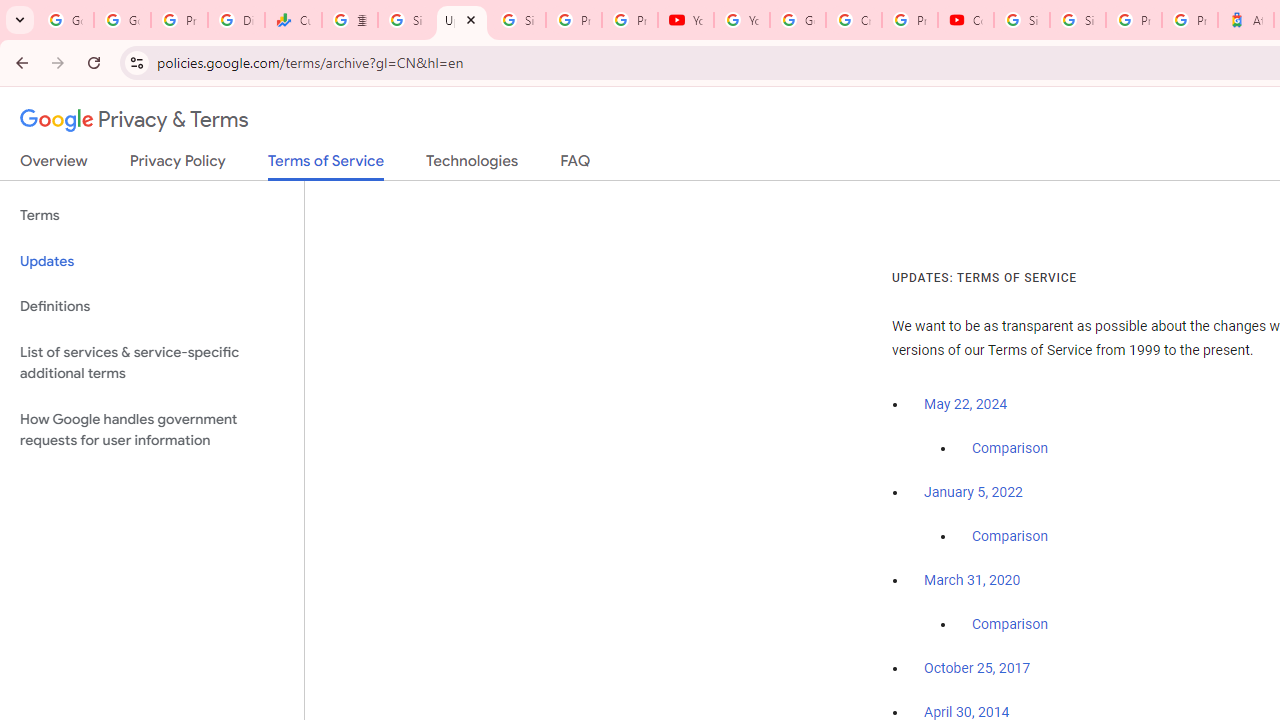  Describe the element at coordinates (966, 20) in the screenshot. I see `'Content Creator Programs & Opportunities - YouTube Creators'` at that location.